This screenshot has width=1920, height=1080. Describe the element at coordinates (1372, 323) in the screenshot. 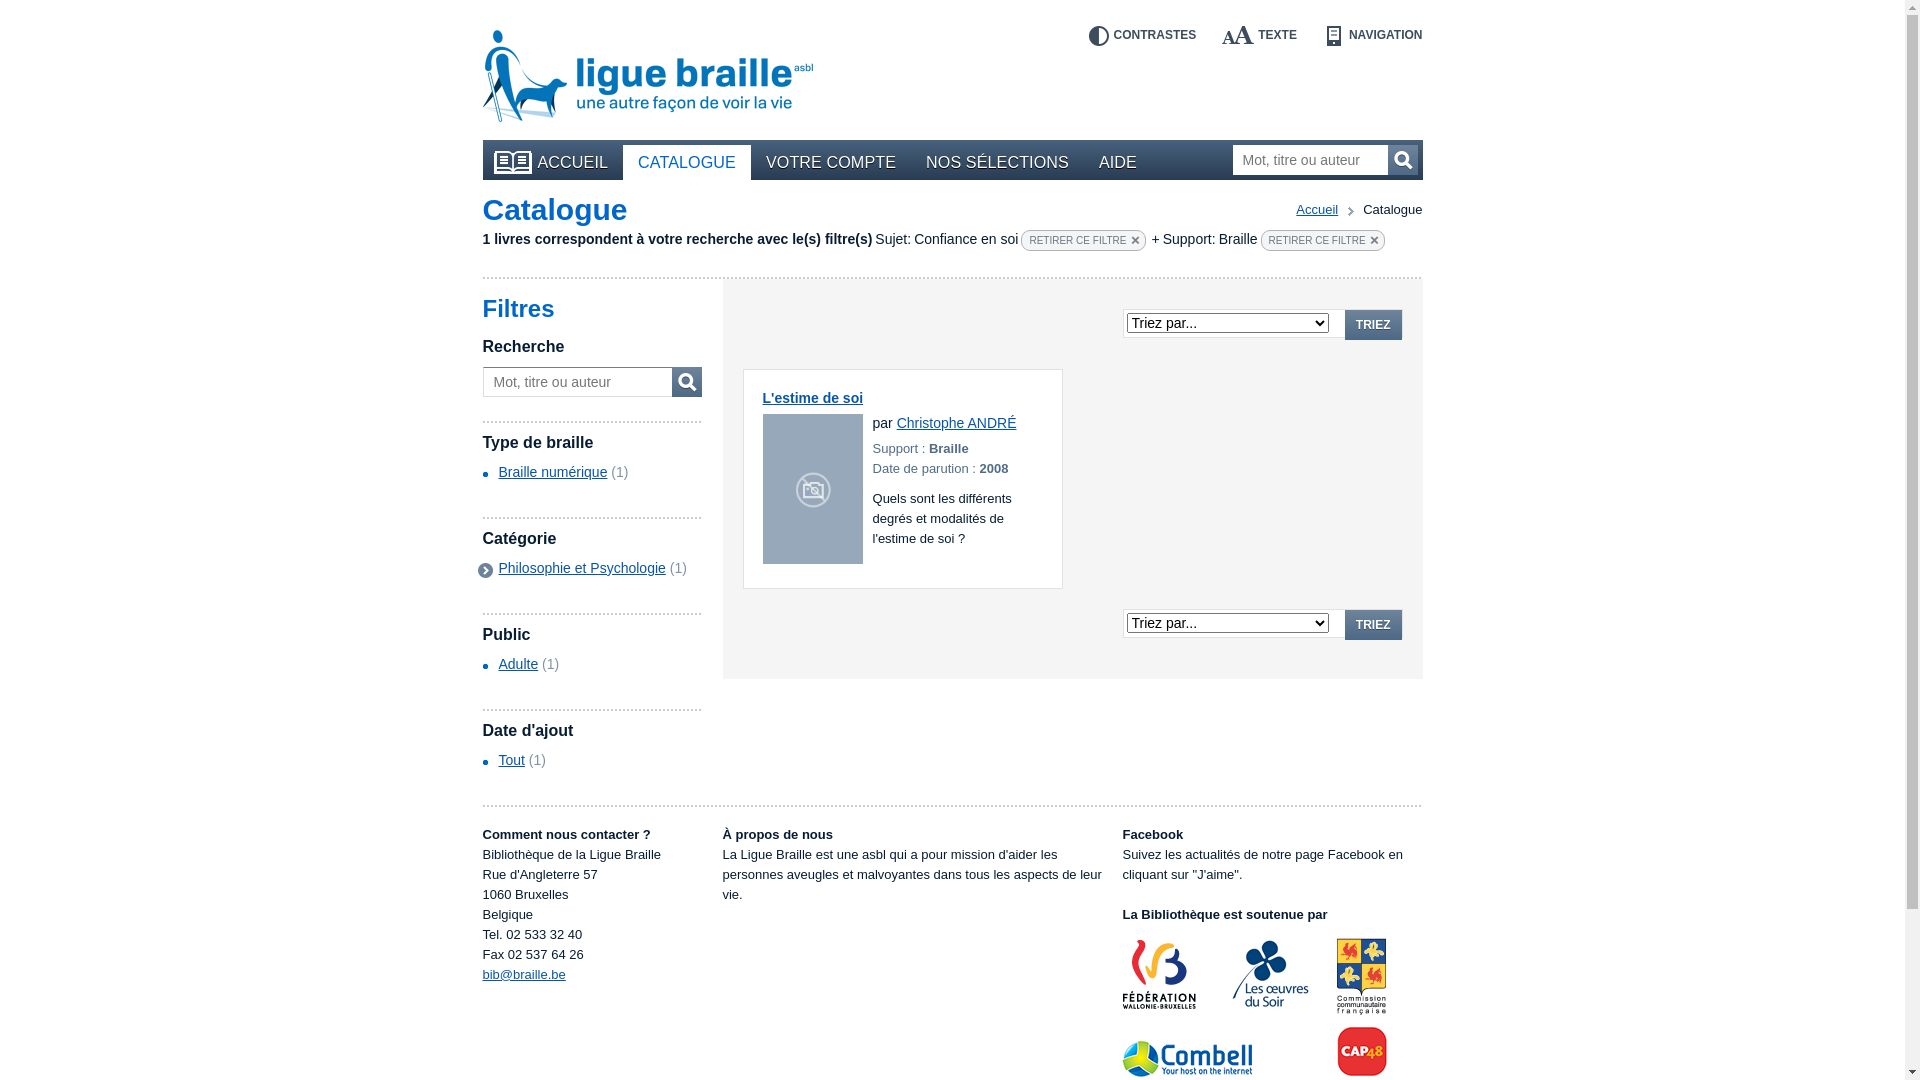

I see `'TRIEZ'` at that location.